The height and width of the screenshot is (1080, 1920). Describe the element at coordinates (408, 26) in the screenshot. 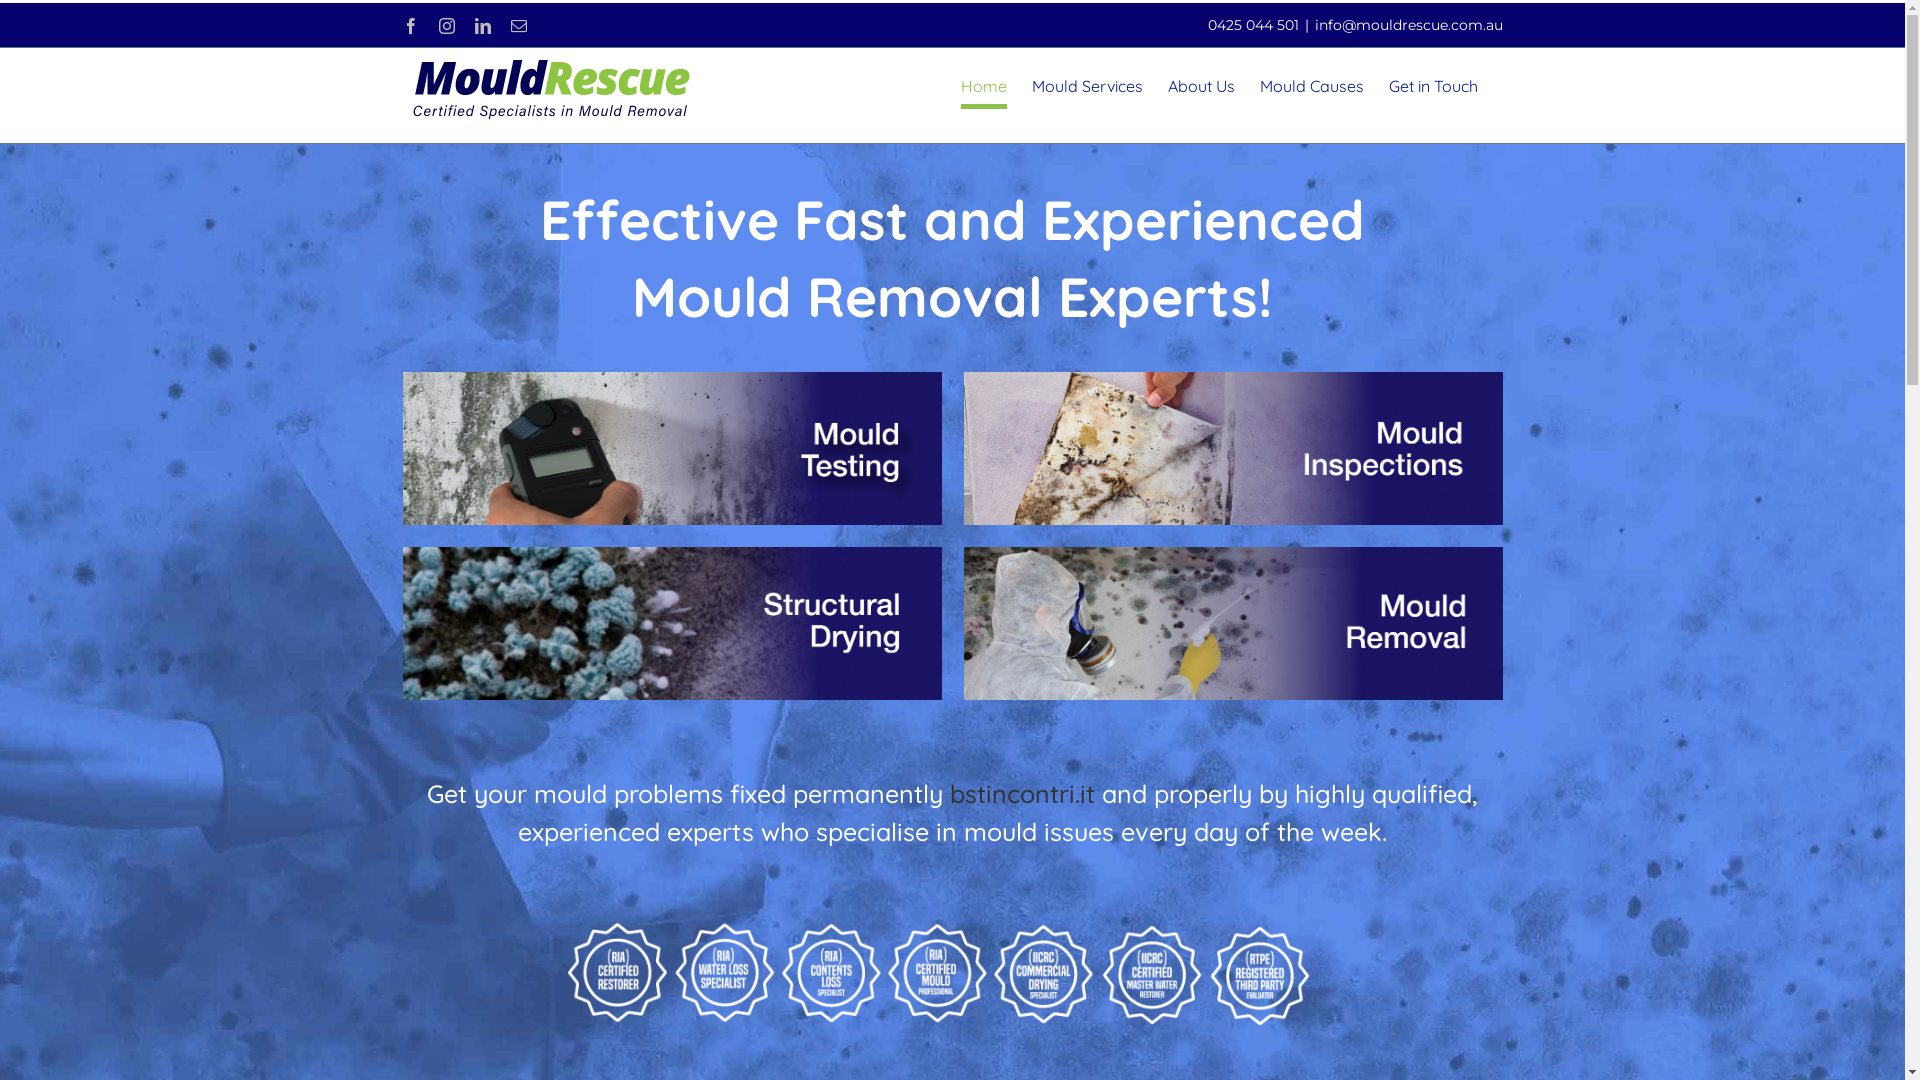

I see `'Facebook'` at that location.